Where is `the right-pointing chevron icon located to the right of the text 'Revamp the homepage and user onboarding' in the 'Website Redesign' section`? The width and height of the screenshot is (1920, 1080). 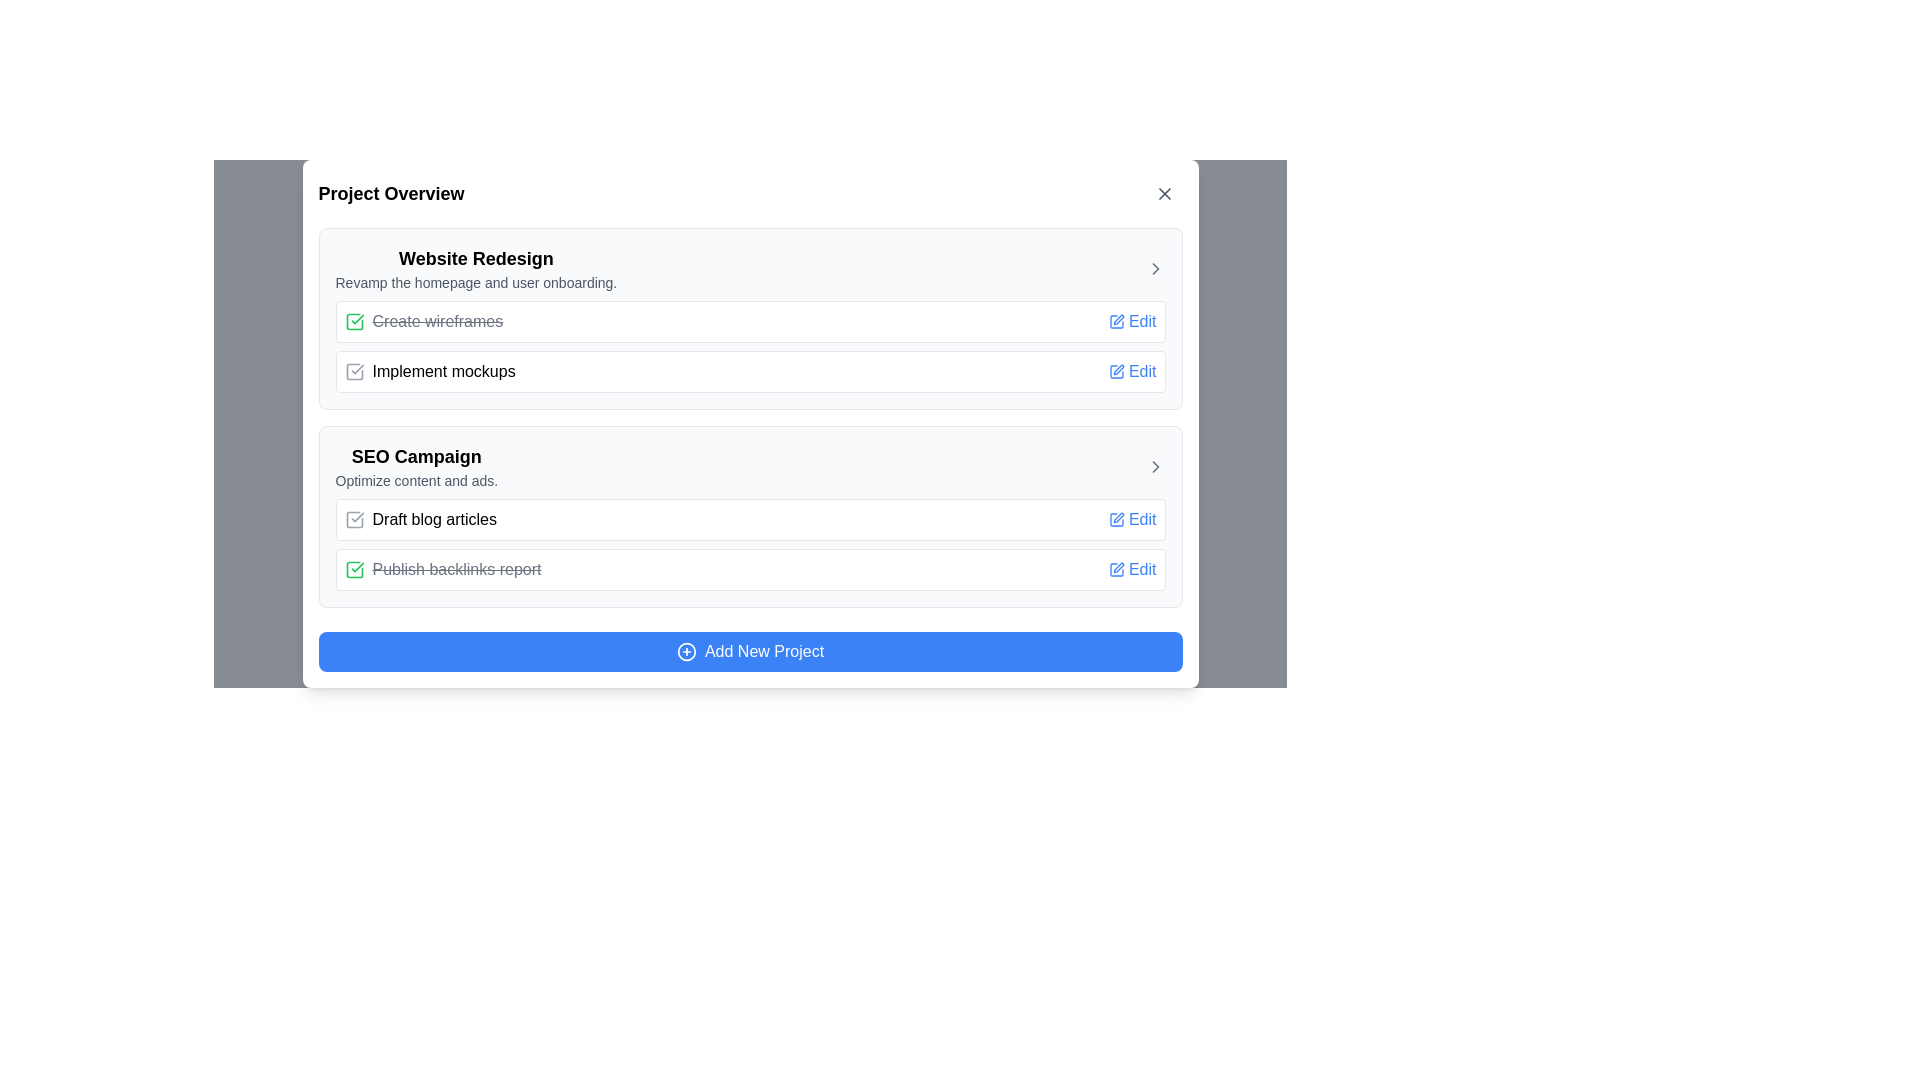
the right-pointing chevron icon located to the right of the text 'Revamp the homepage and user onboarding' in the 'Website Redesign' section is located at coordinates (1155, 268).